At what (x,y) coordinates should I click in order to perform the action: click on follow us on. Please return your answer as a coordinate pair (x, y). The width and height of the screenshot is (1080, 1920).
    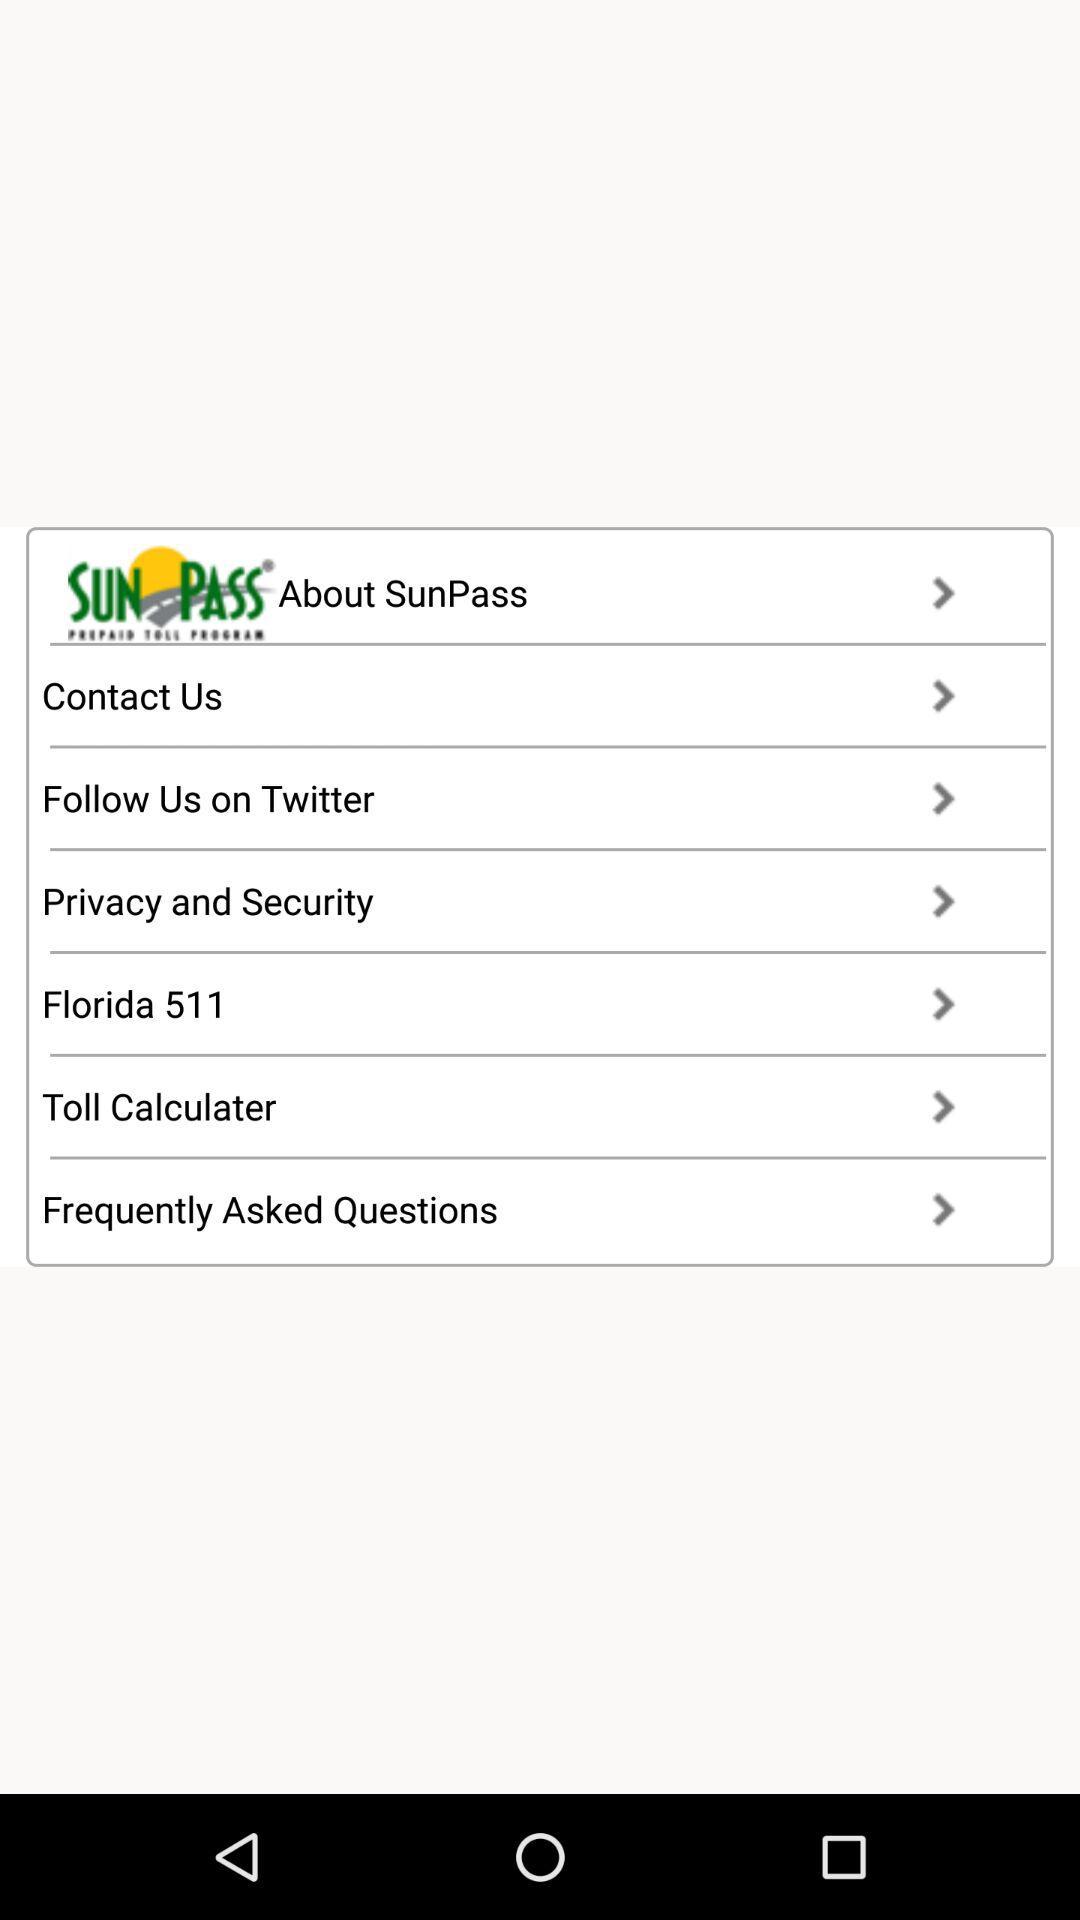
    Looking at the image, I should click on (516, 797).